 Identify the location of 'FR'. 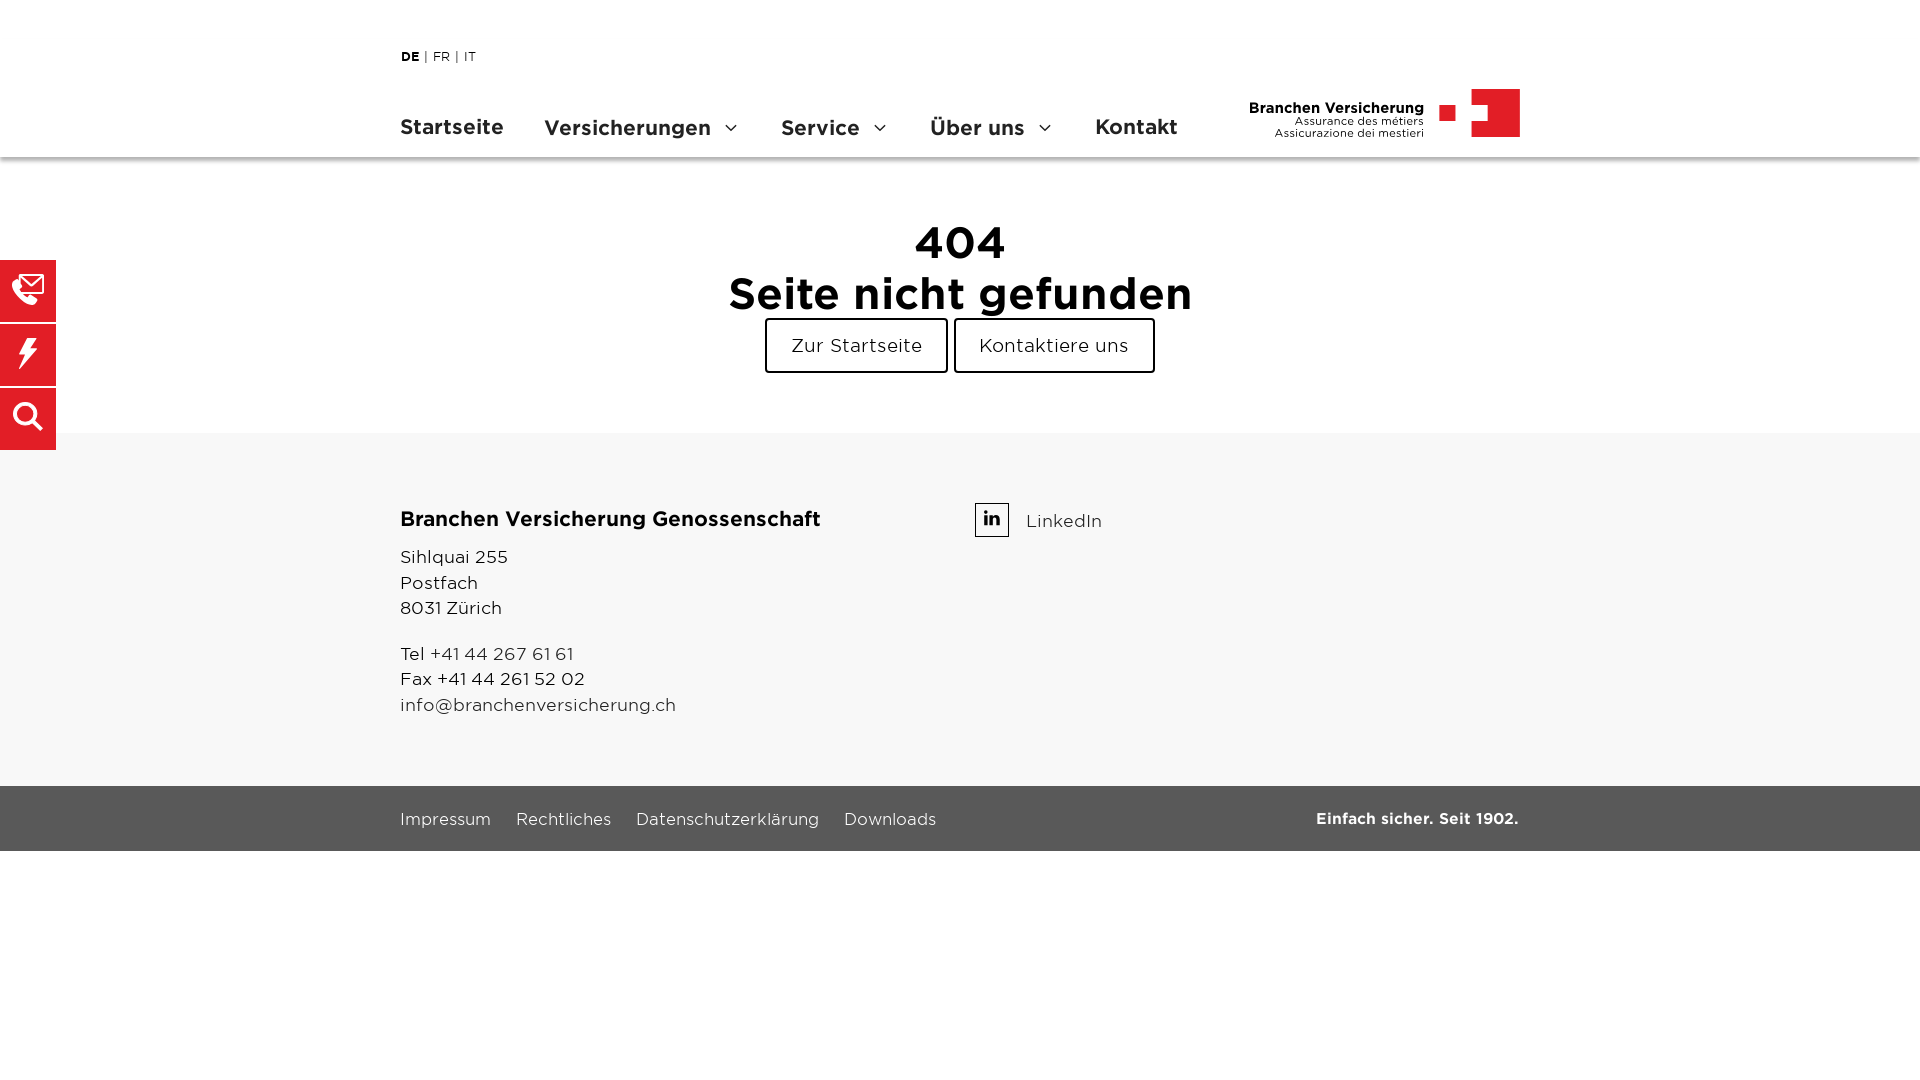
(447, 55).